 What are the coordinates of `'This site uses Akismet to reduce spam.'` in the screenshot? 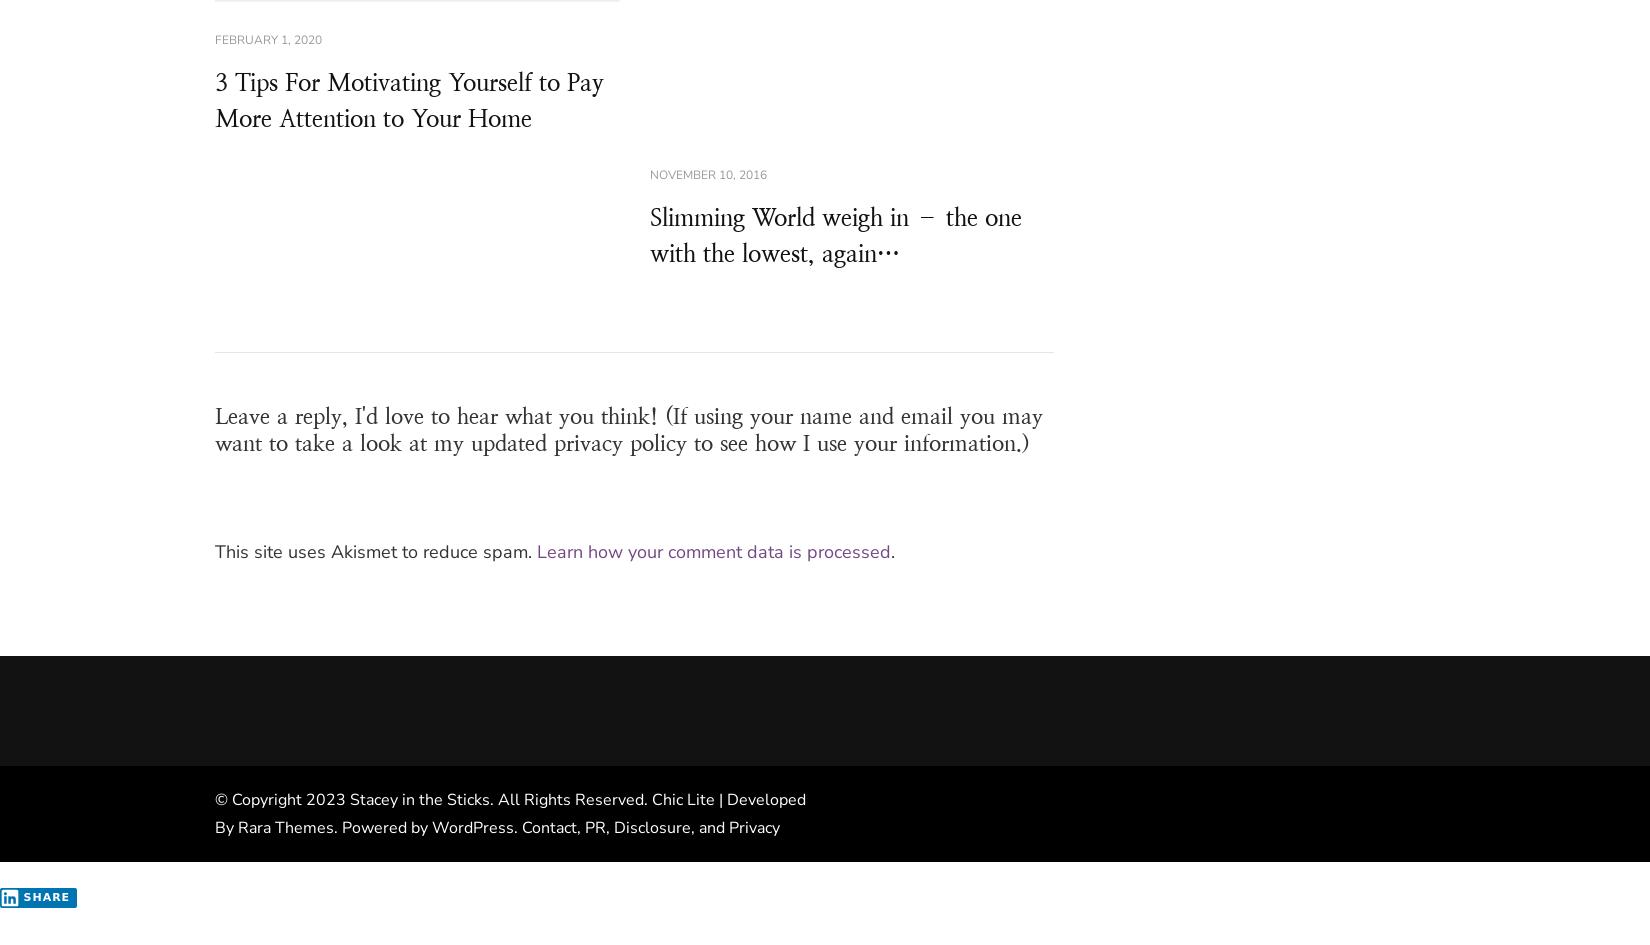 It's located at (376, 551).